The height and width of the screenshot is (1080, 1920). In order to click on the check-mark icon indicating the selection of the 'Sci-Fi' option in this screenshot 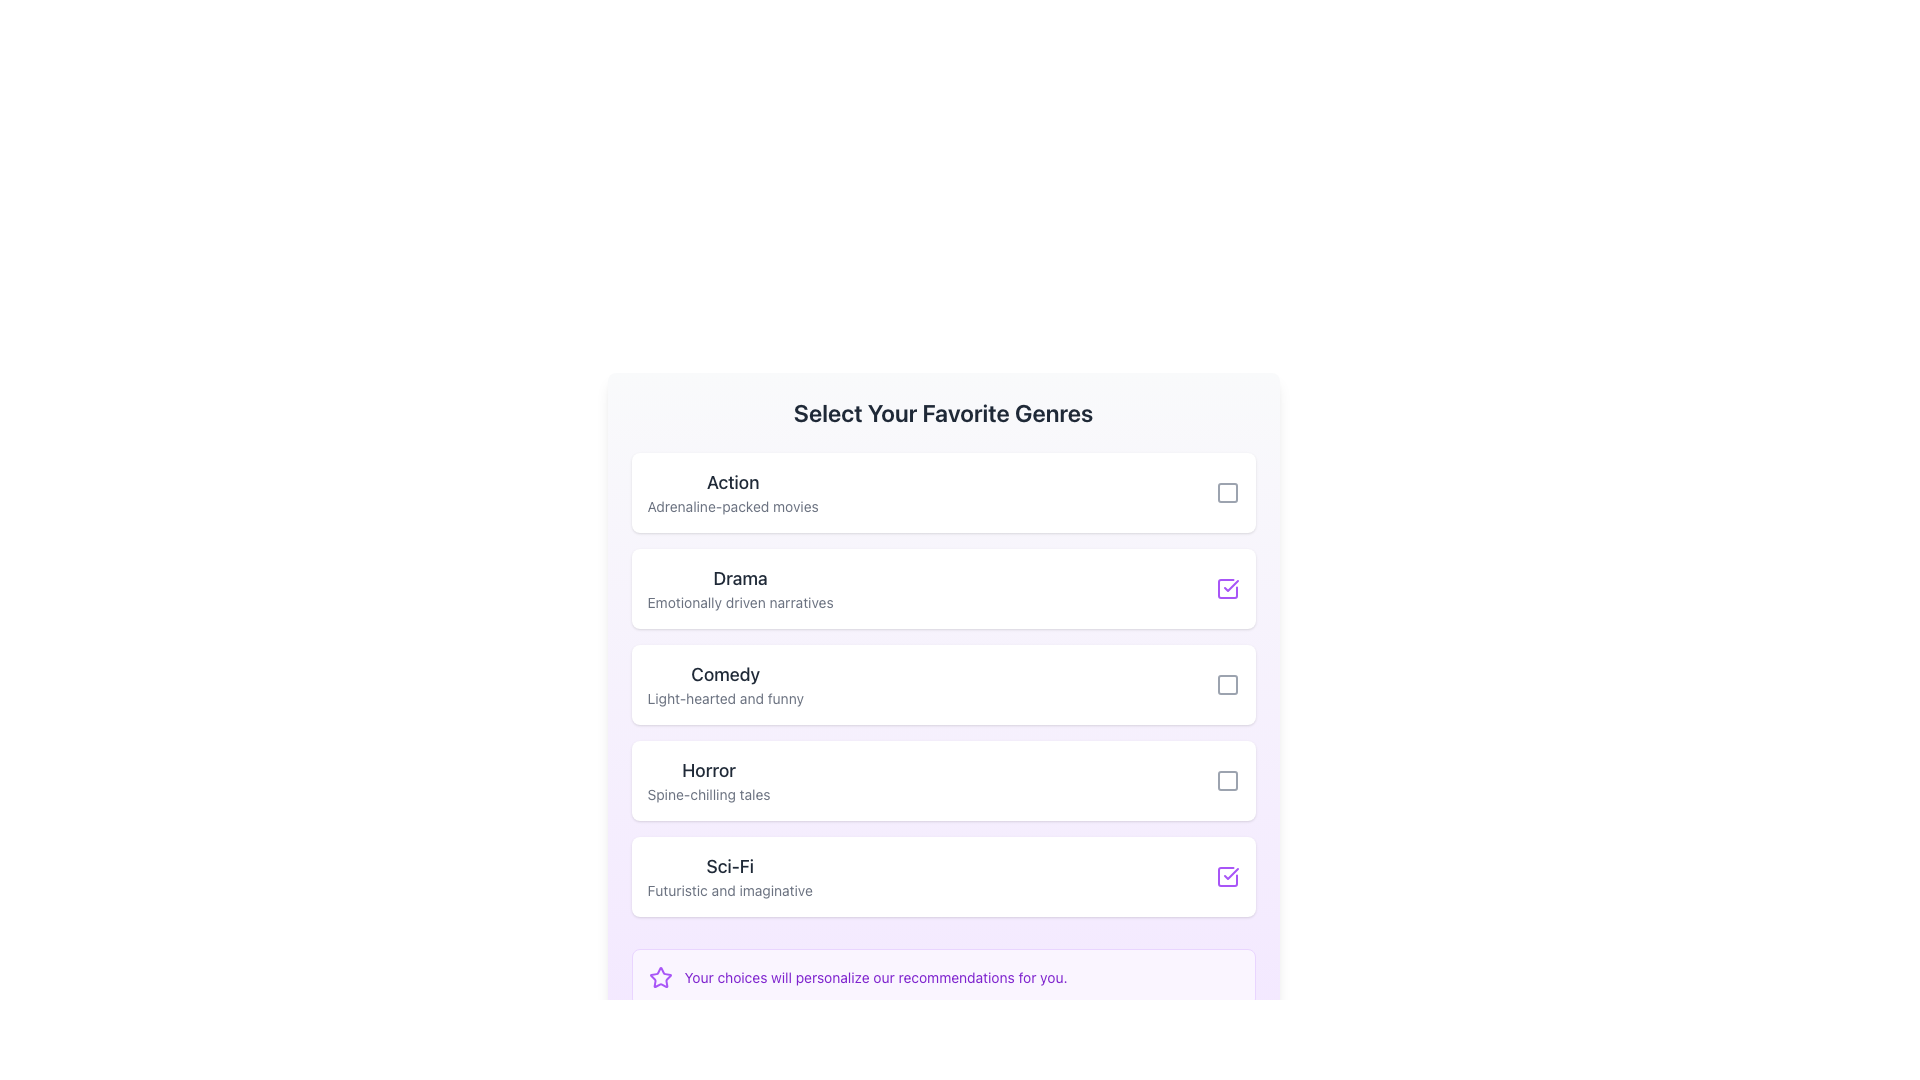, I will do `click(1229, 873)`.